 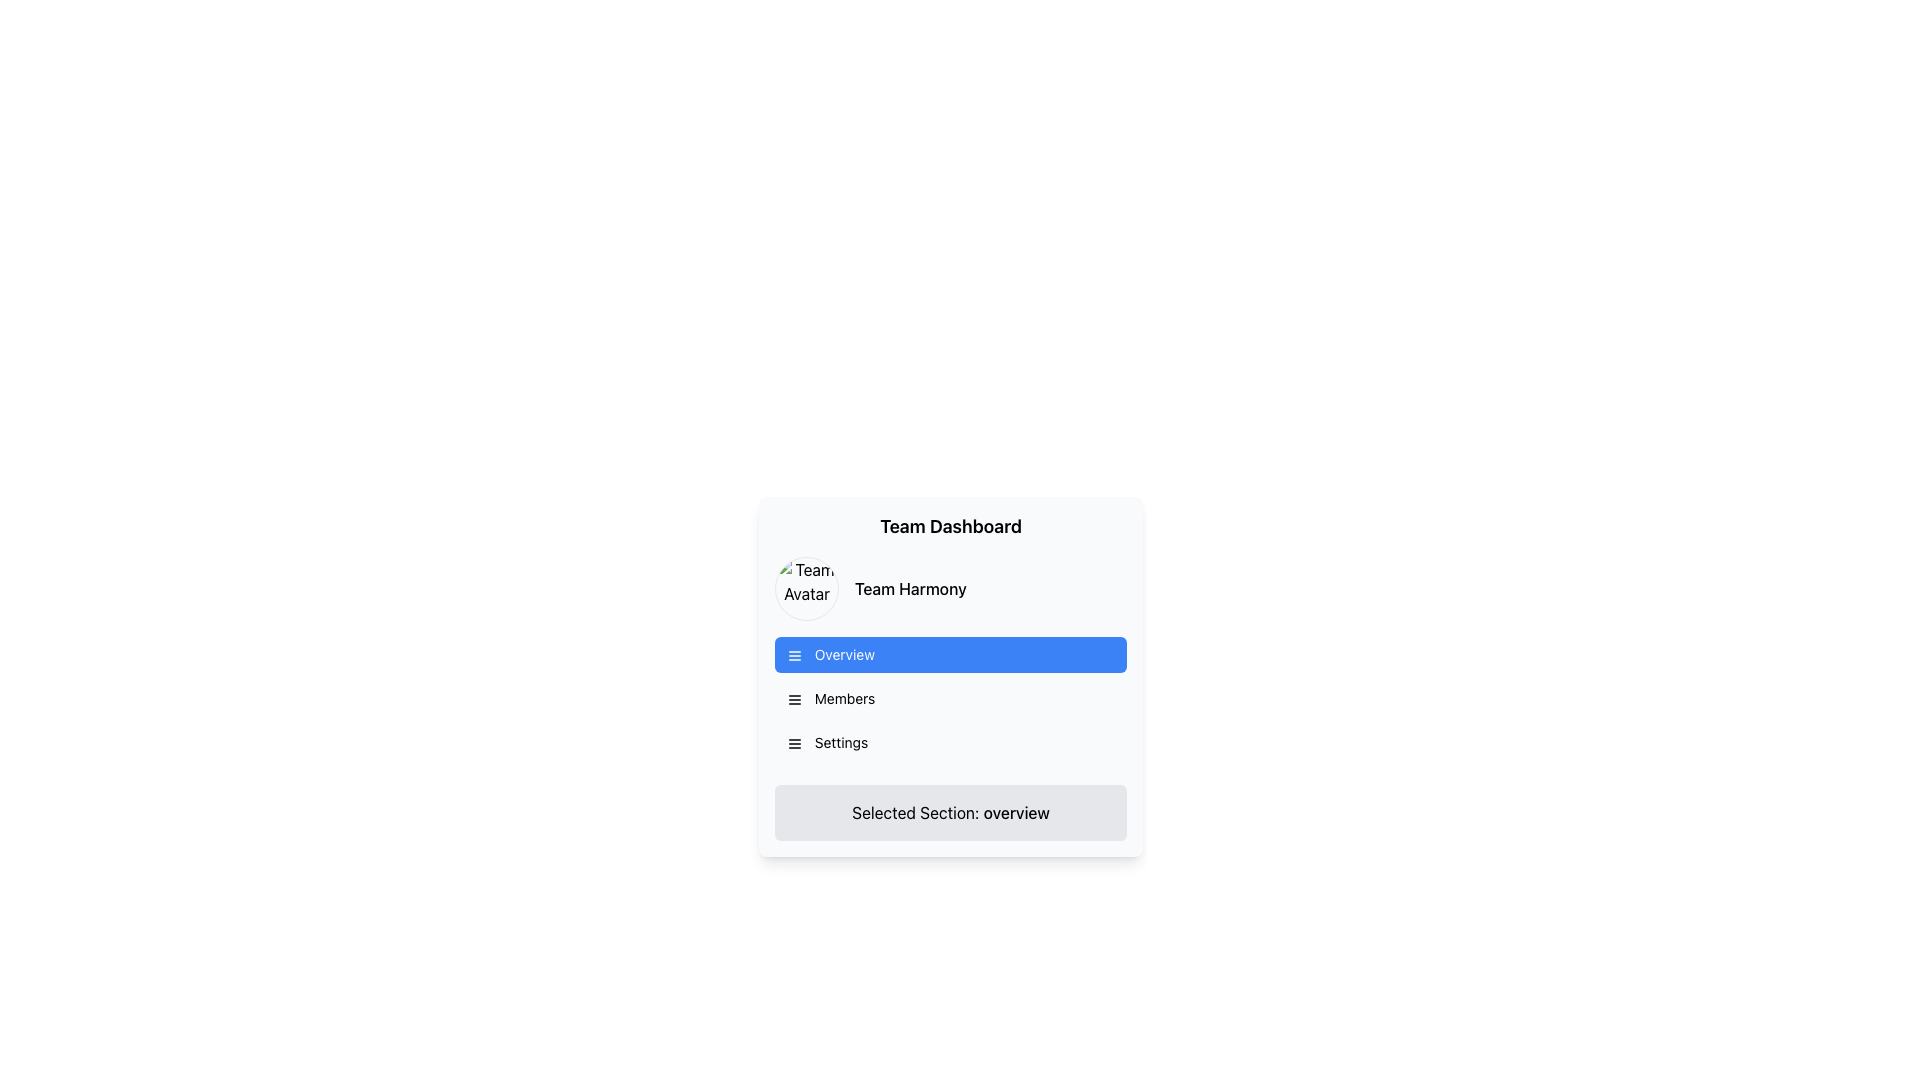 I want to click on the text label displaying 'overview' located at the bottom of a light gray rectangular box with rounded corners that contains the text 'Selected Section: overview', so click(x=1016, y=813).